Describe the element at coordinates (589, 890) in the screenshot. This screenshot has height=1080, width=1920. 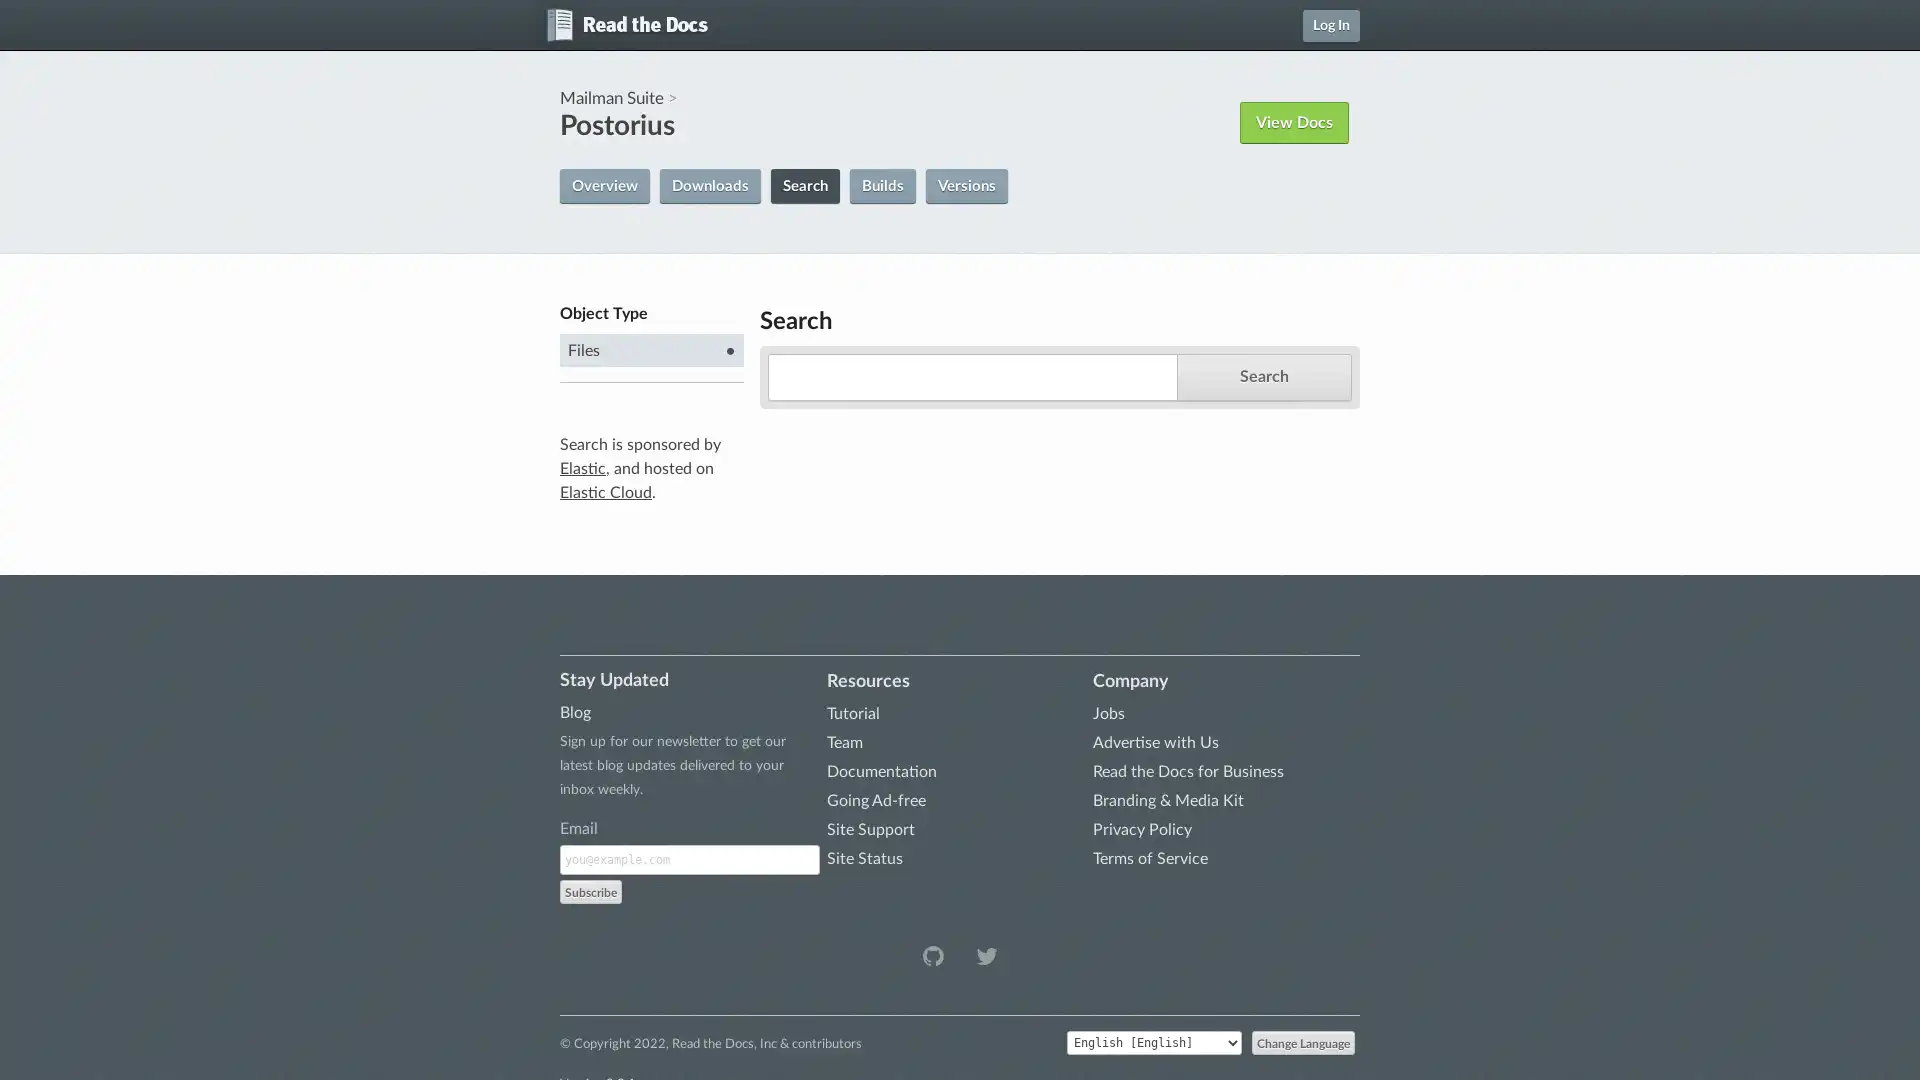
I see `Subscribe` at that location.